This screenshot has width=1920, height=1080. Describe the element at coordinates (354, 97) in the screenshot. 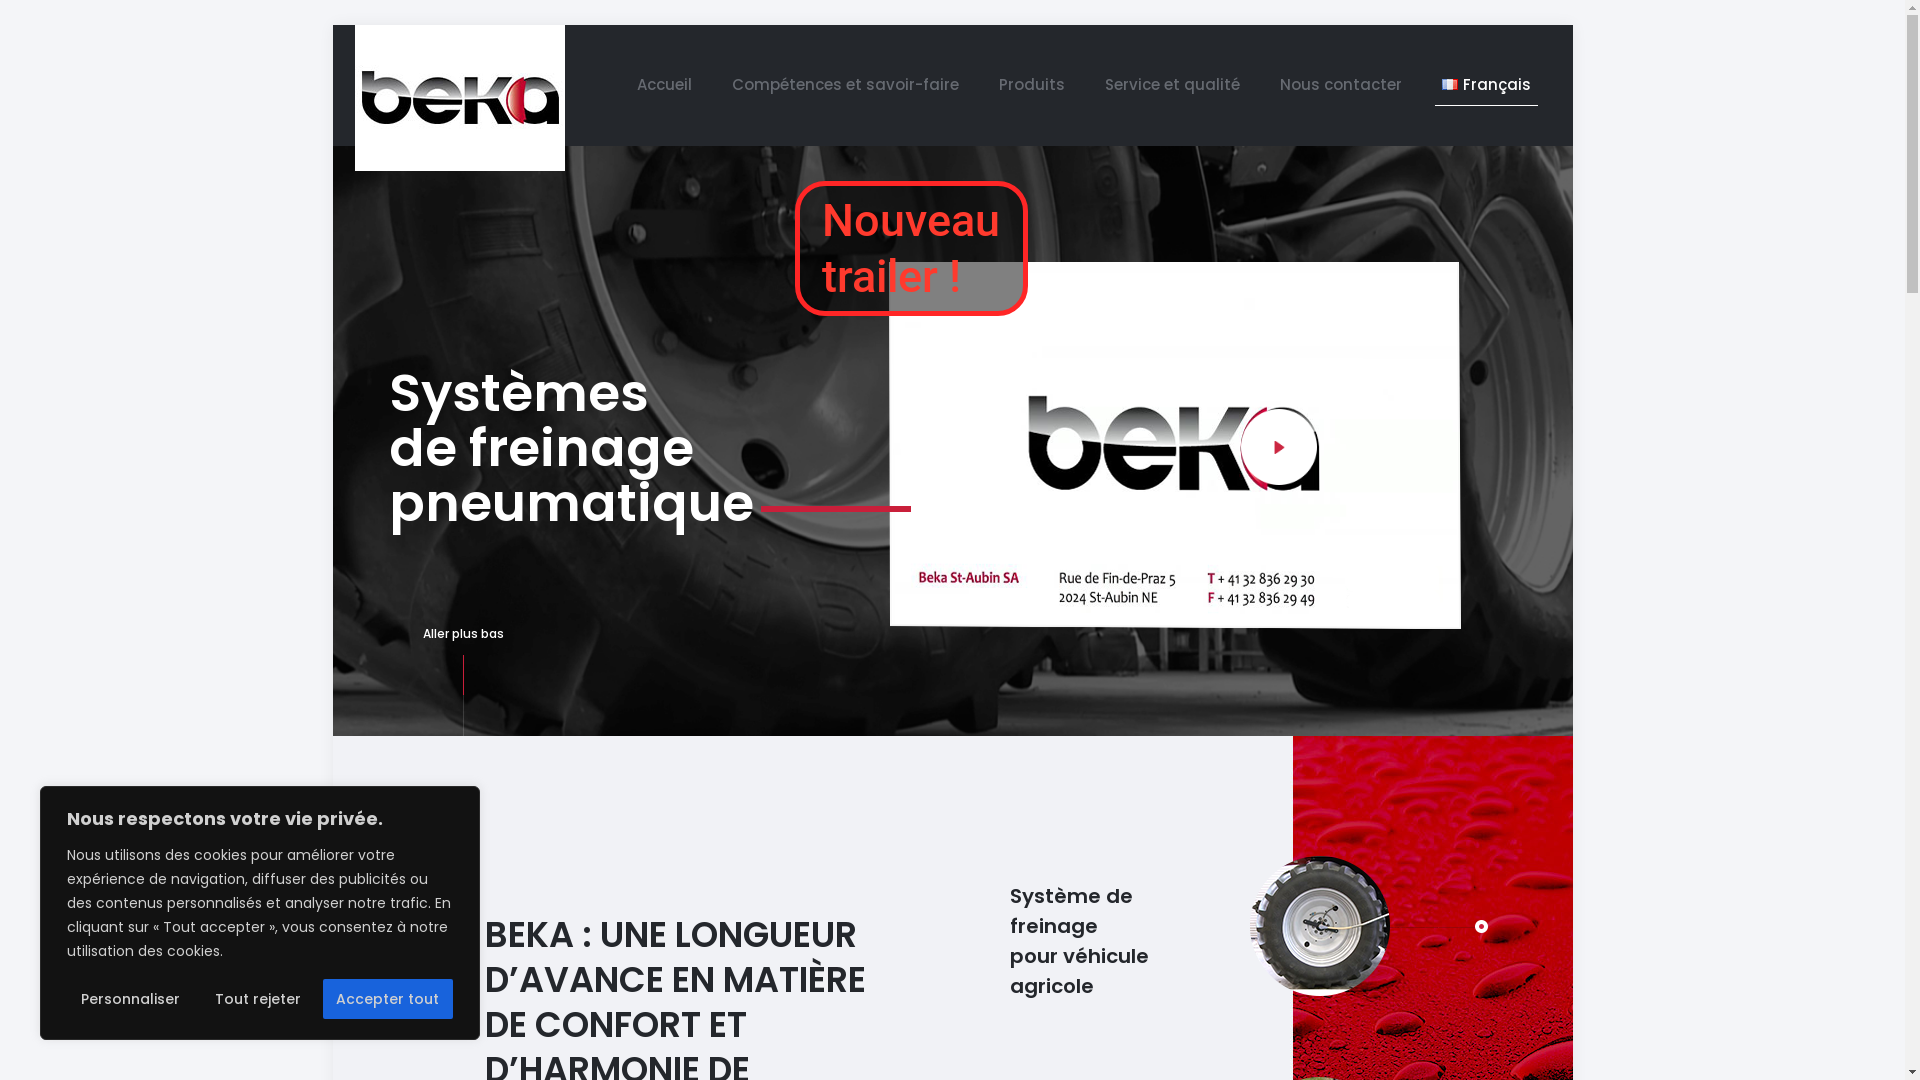

I see `'BEKA ST-AUBIN SA'` at that location.